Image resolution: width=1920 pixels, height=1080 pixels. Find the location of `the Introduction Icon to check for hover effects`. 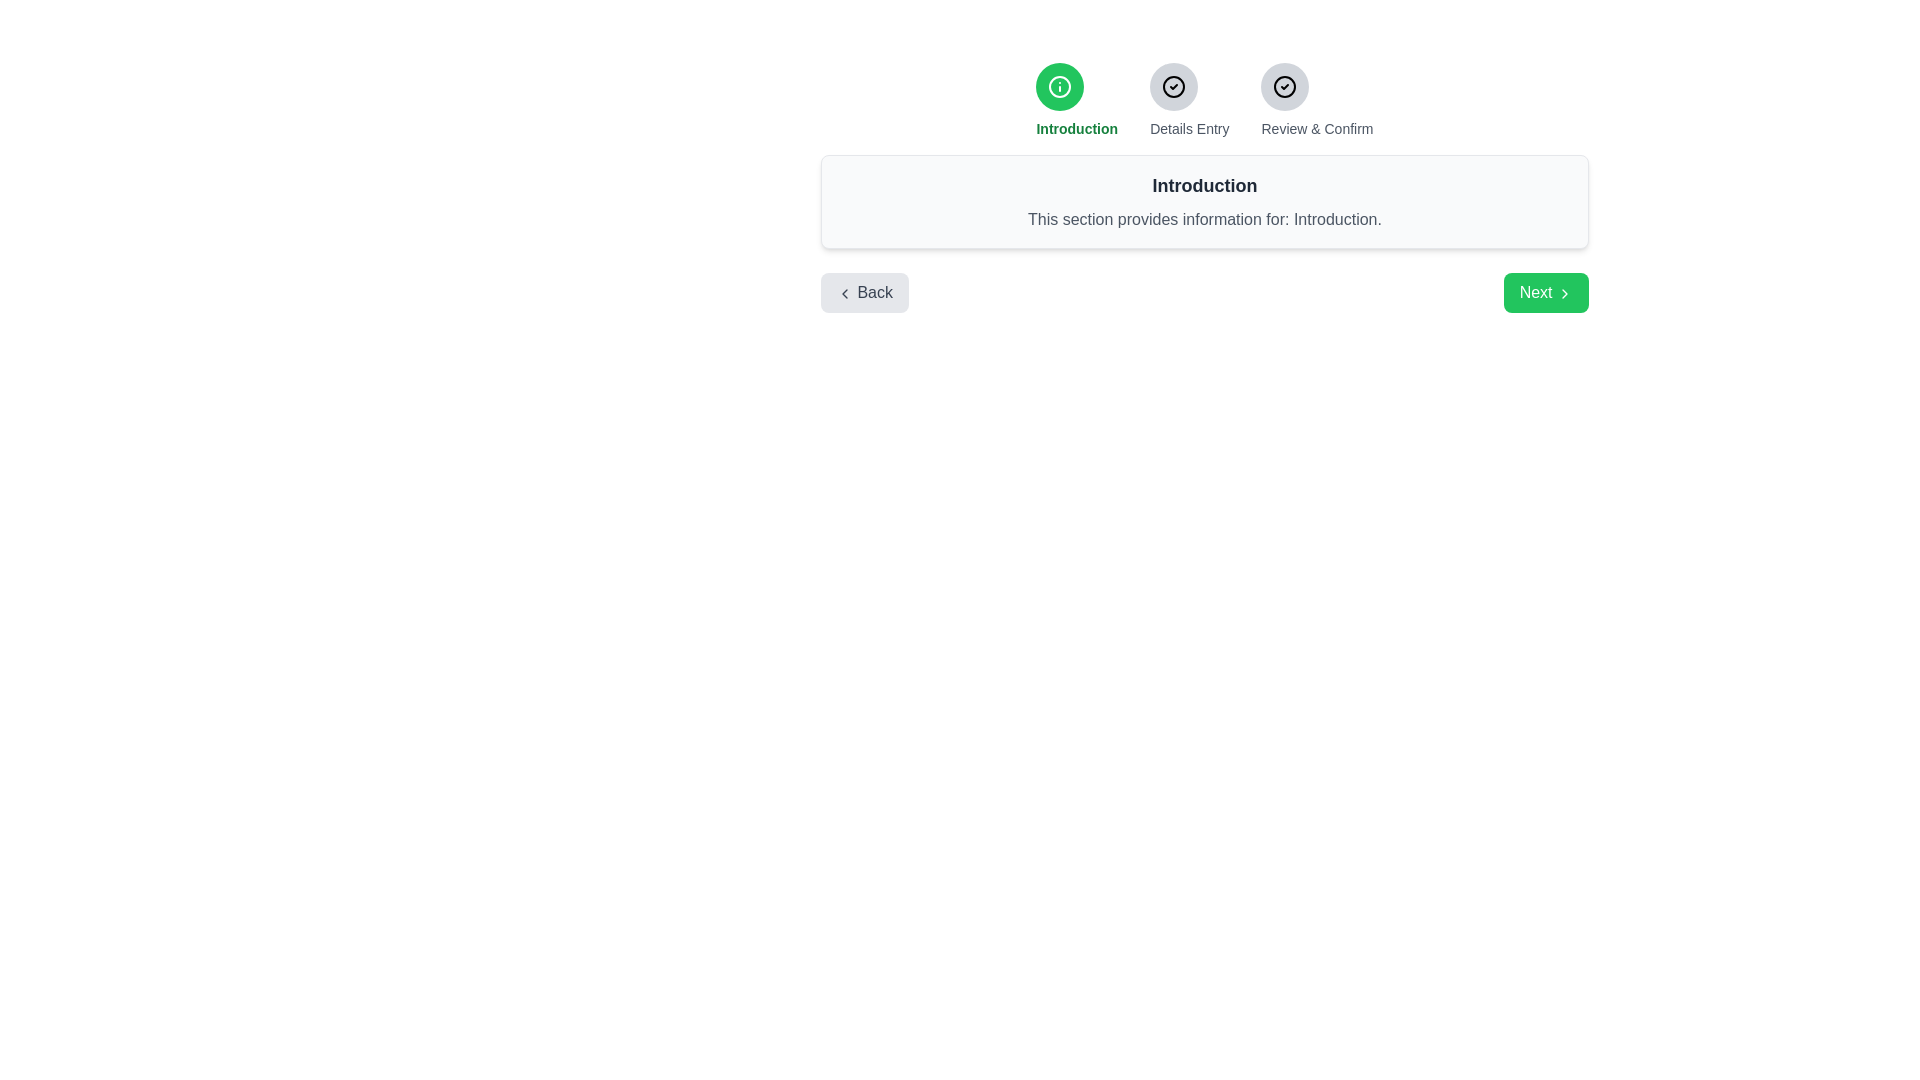

the Introduction Icon to check for hover effects is located at coordinates (1059, 86).